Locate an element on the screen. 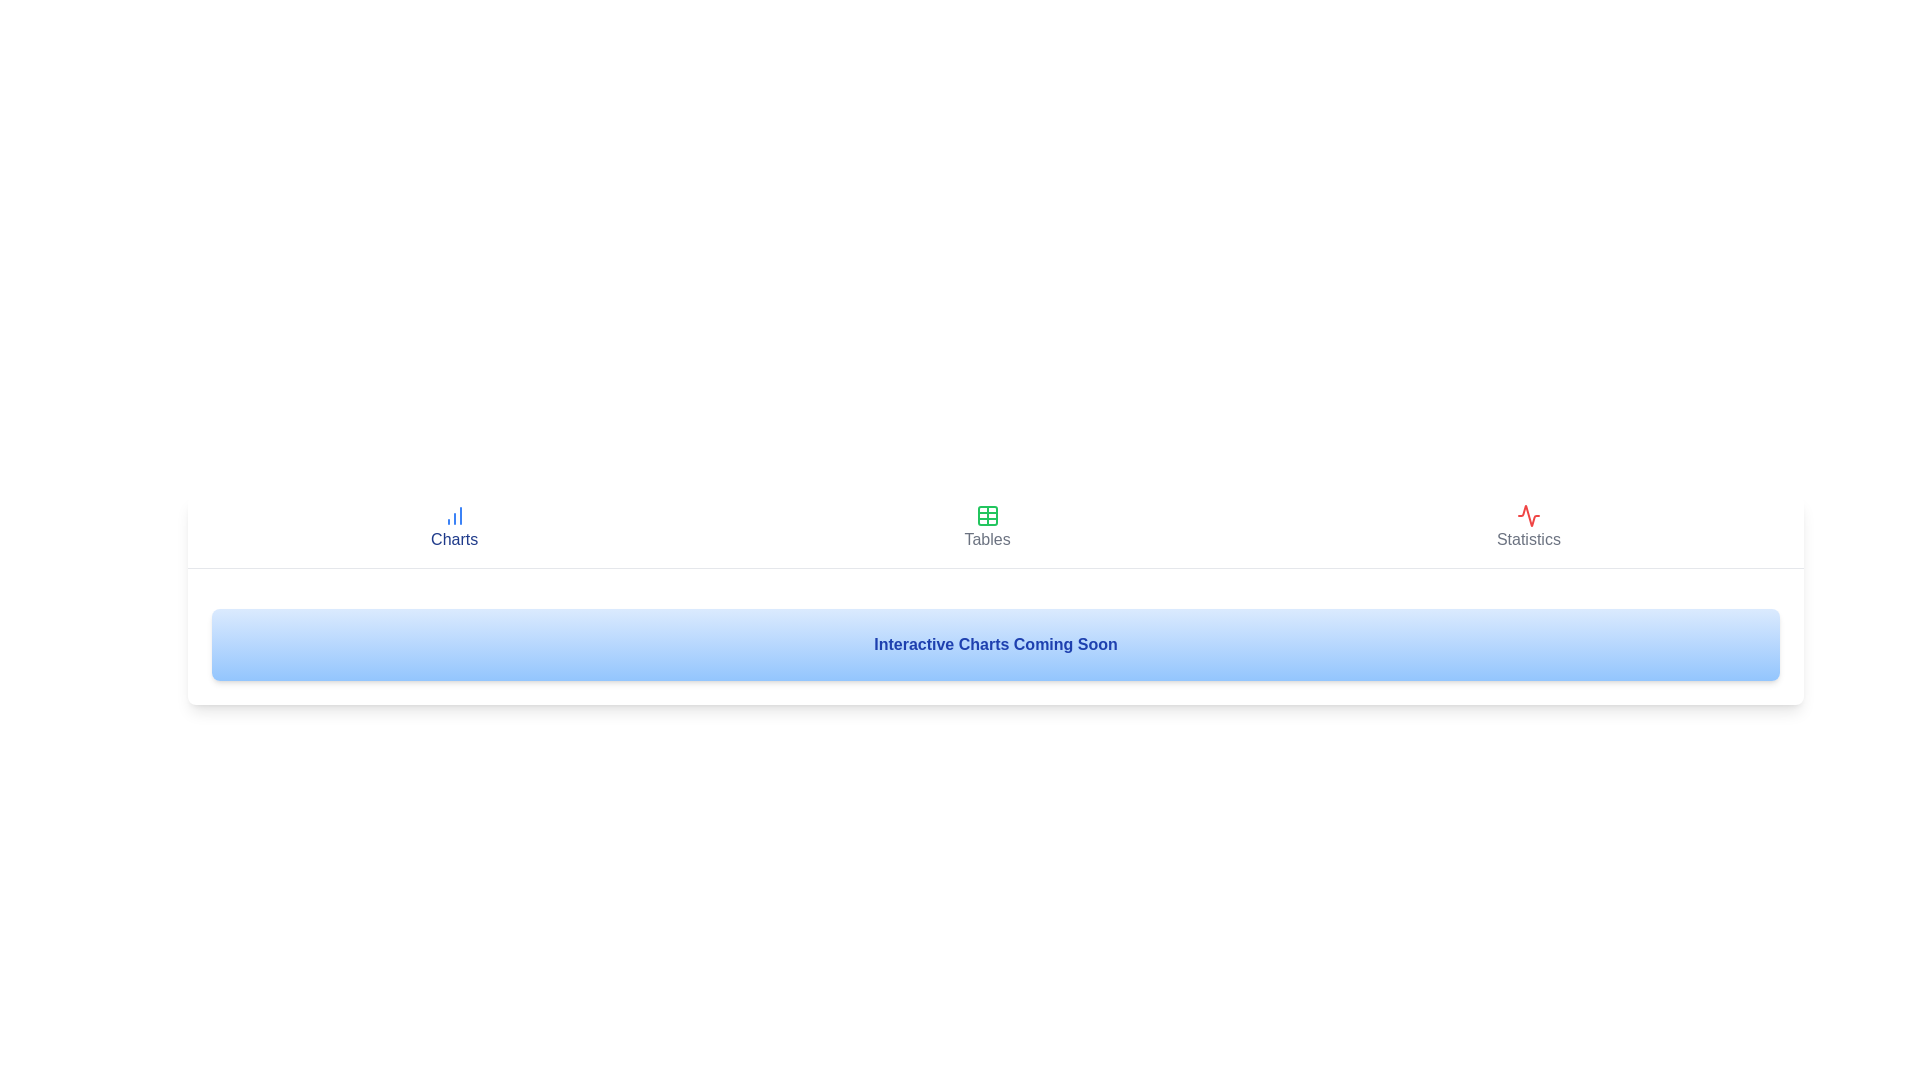 This screenshot has height=1080, width=1920. the Tables tab by clicking on its label is located at coordinates (987, 527).